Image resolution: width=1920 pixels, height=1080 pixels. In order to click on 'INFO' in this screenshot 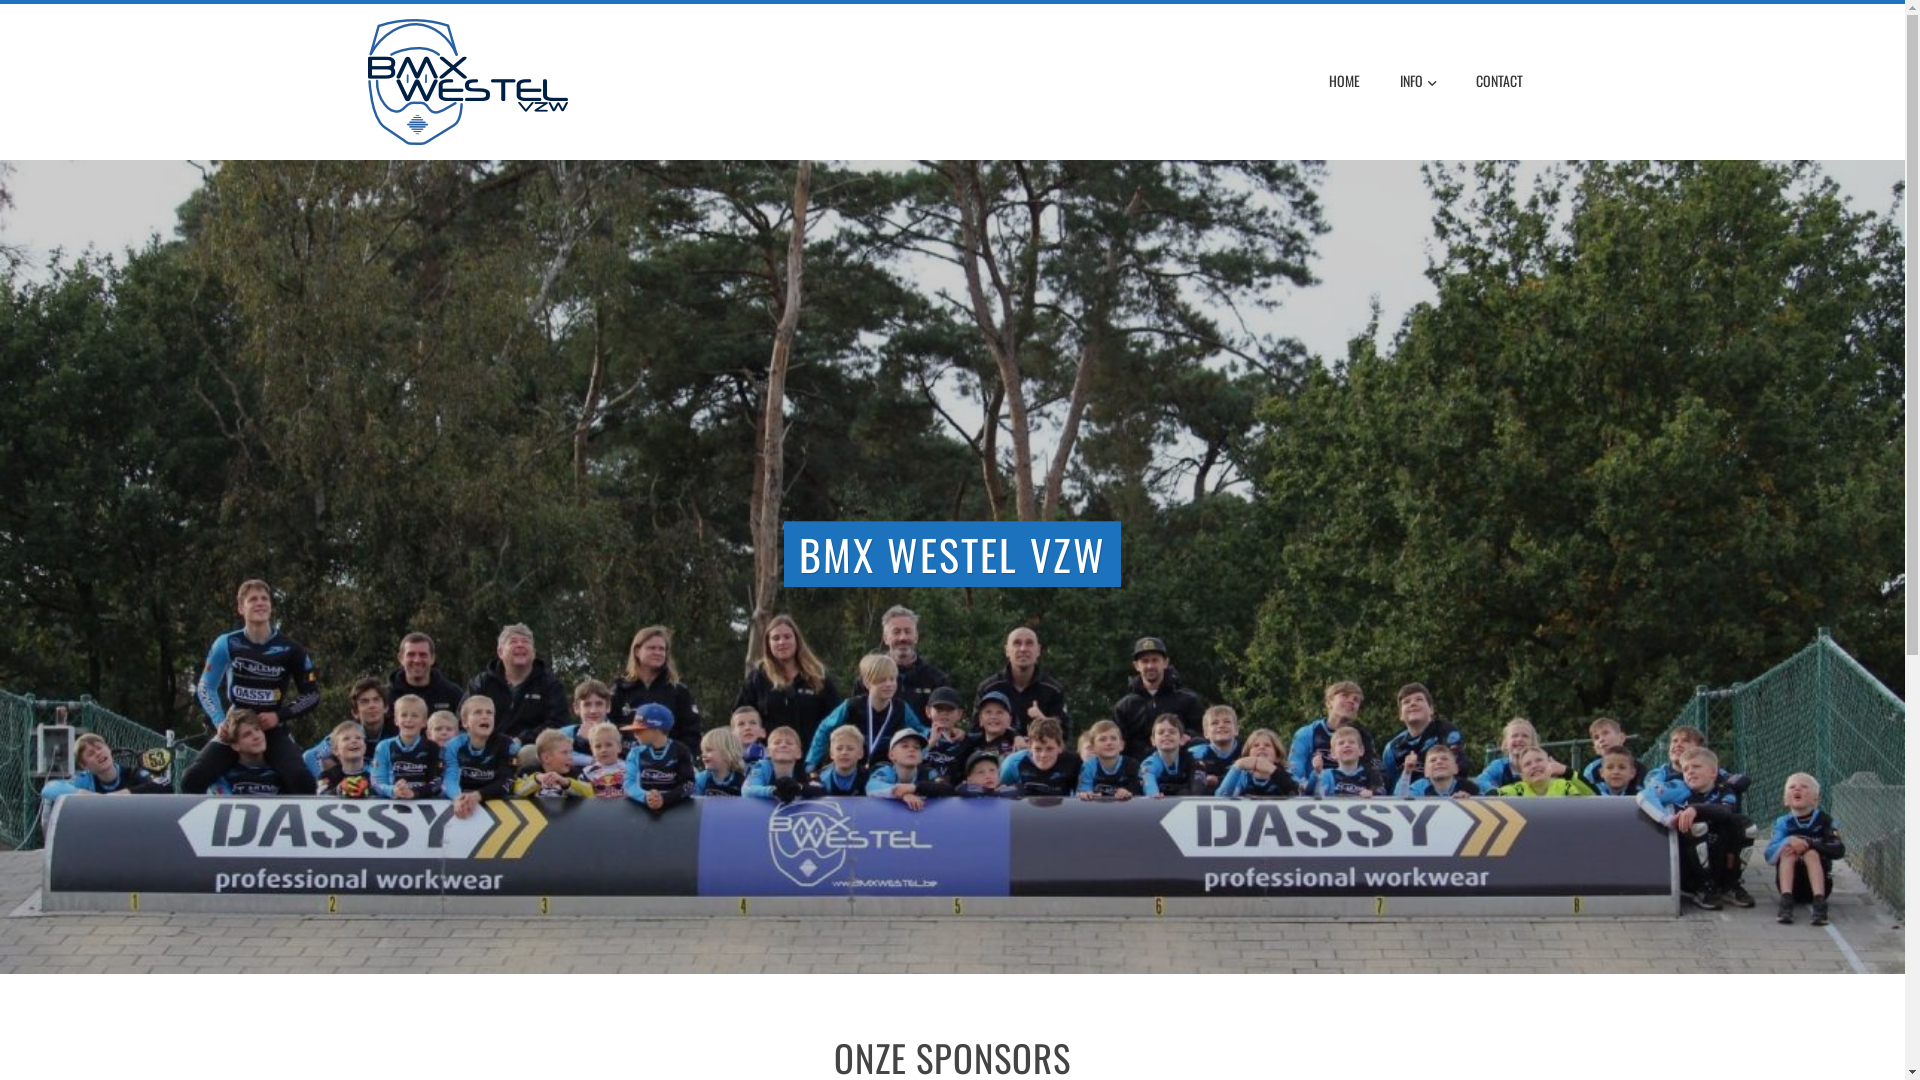, I will do `click(1415, 80)`.